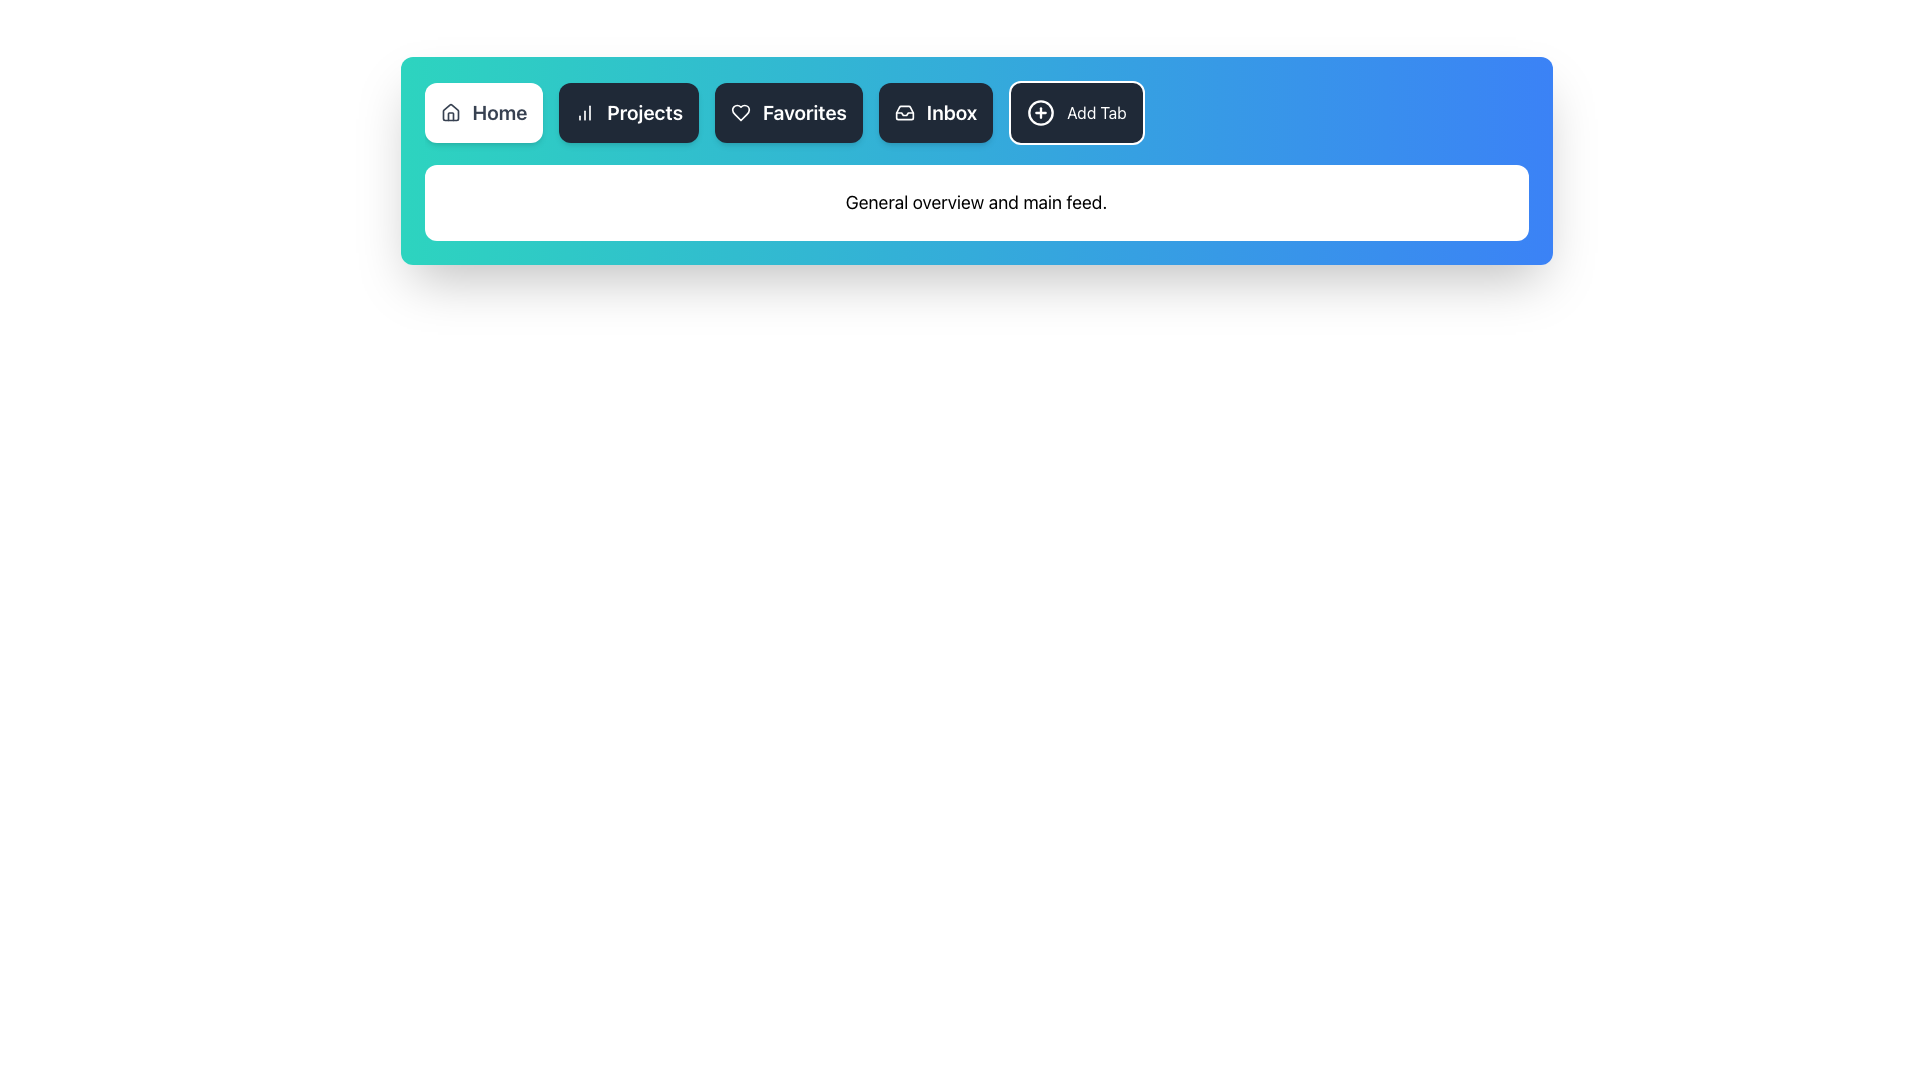 The image size is (1920, 1080). What do you see at coordinates (449, 112) in the screenshot?
I see `the visual indicator icon on the 'Home' button located in the top-left corner of the interface` at bounding box center [449, 112].